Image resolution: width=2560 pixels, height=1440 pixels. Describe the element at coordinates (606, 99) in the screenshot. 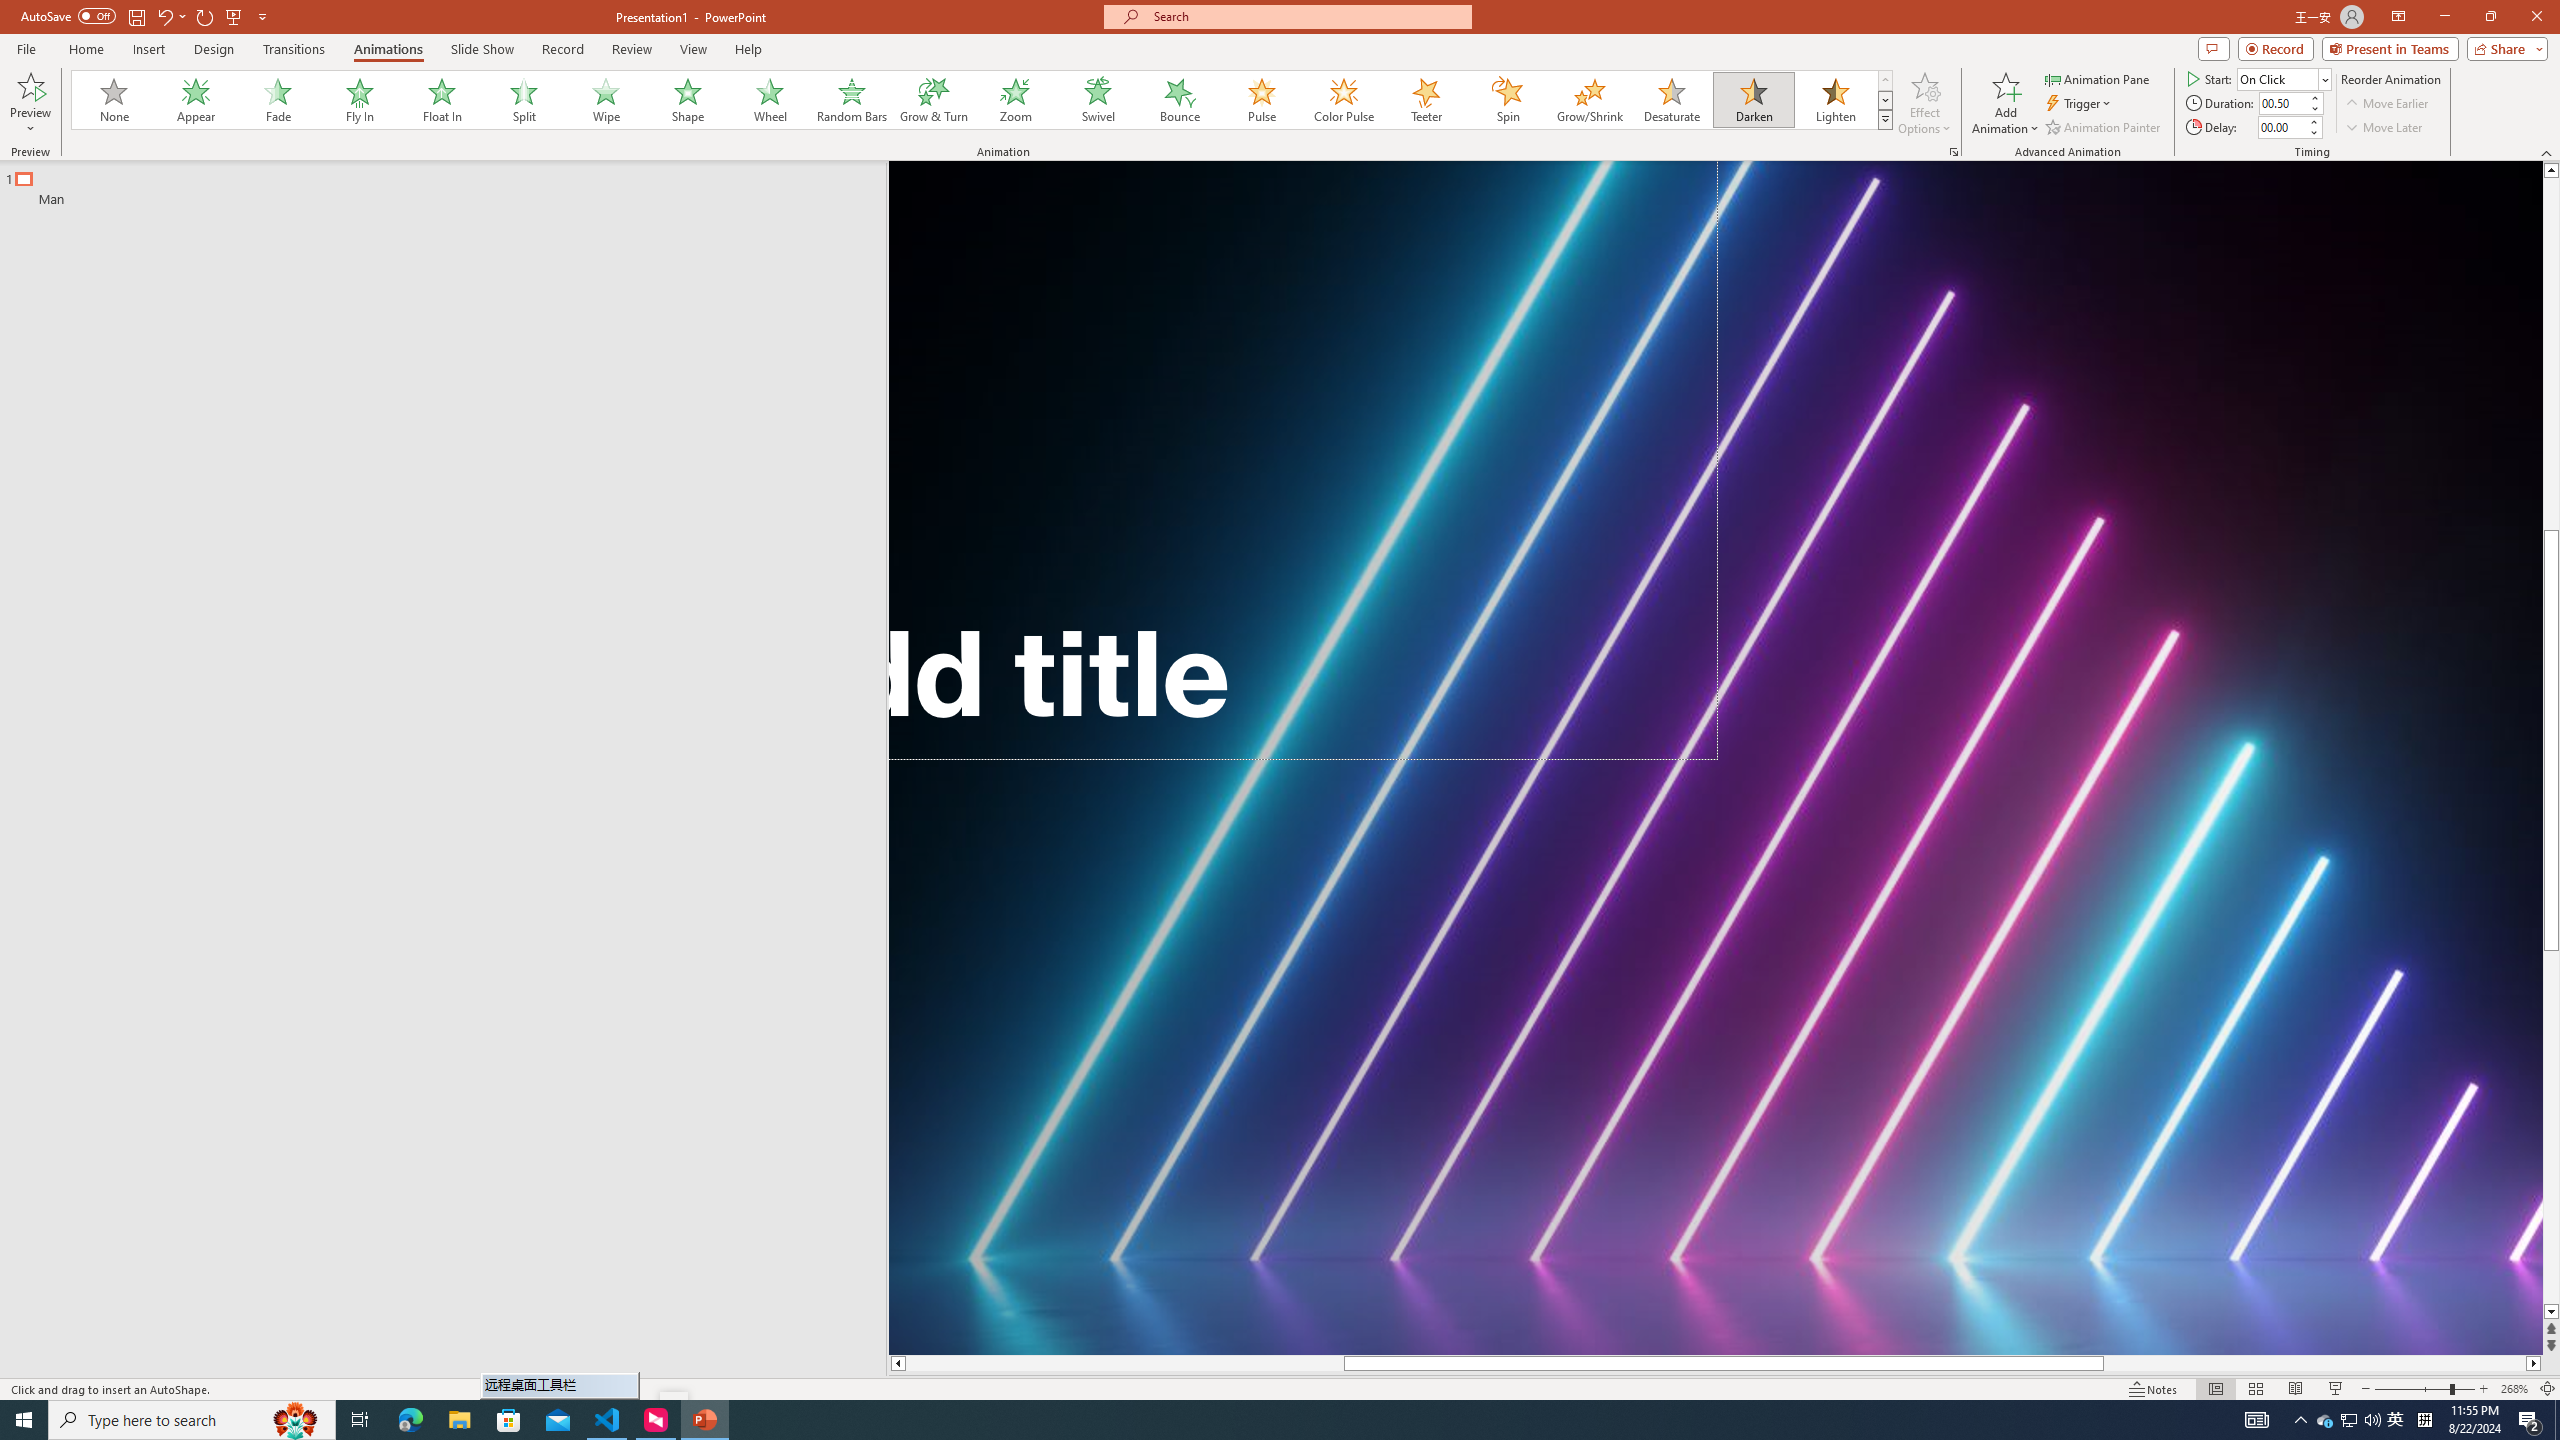

I see `'Wipe'` at that location.